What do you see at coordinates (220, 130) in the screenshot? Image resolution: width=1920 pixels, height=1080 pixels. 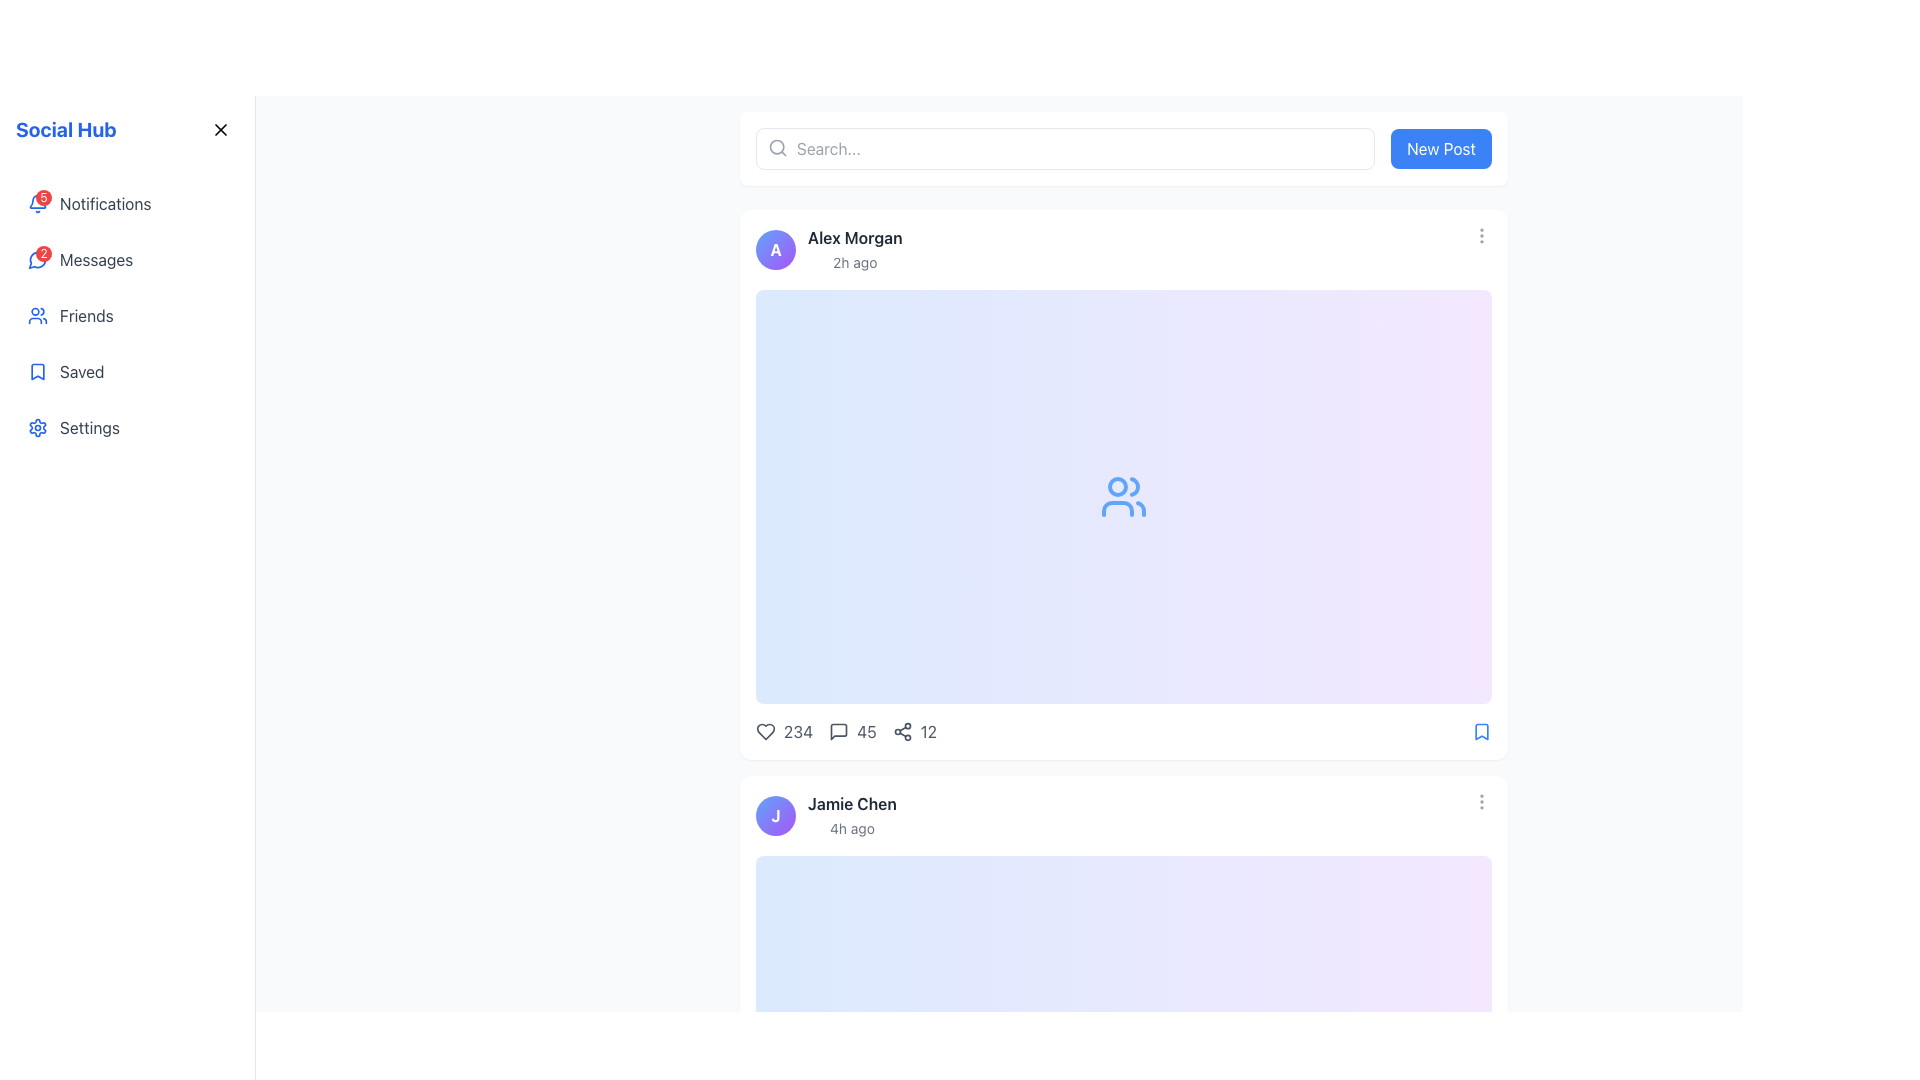 I see `the 'X' icon located near the 'Social Hub' title in the sidebar` at bounding box center [220, 130].